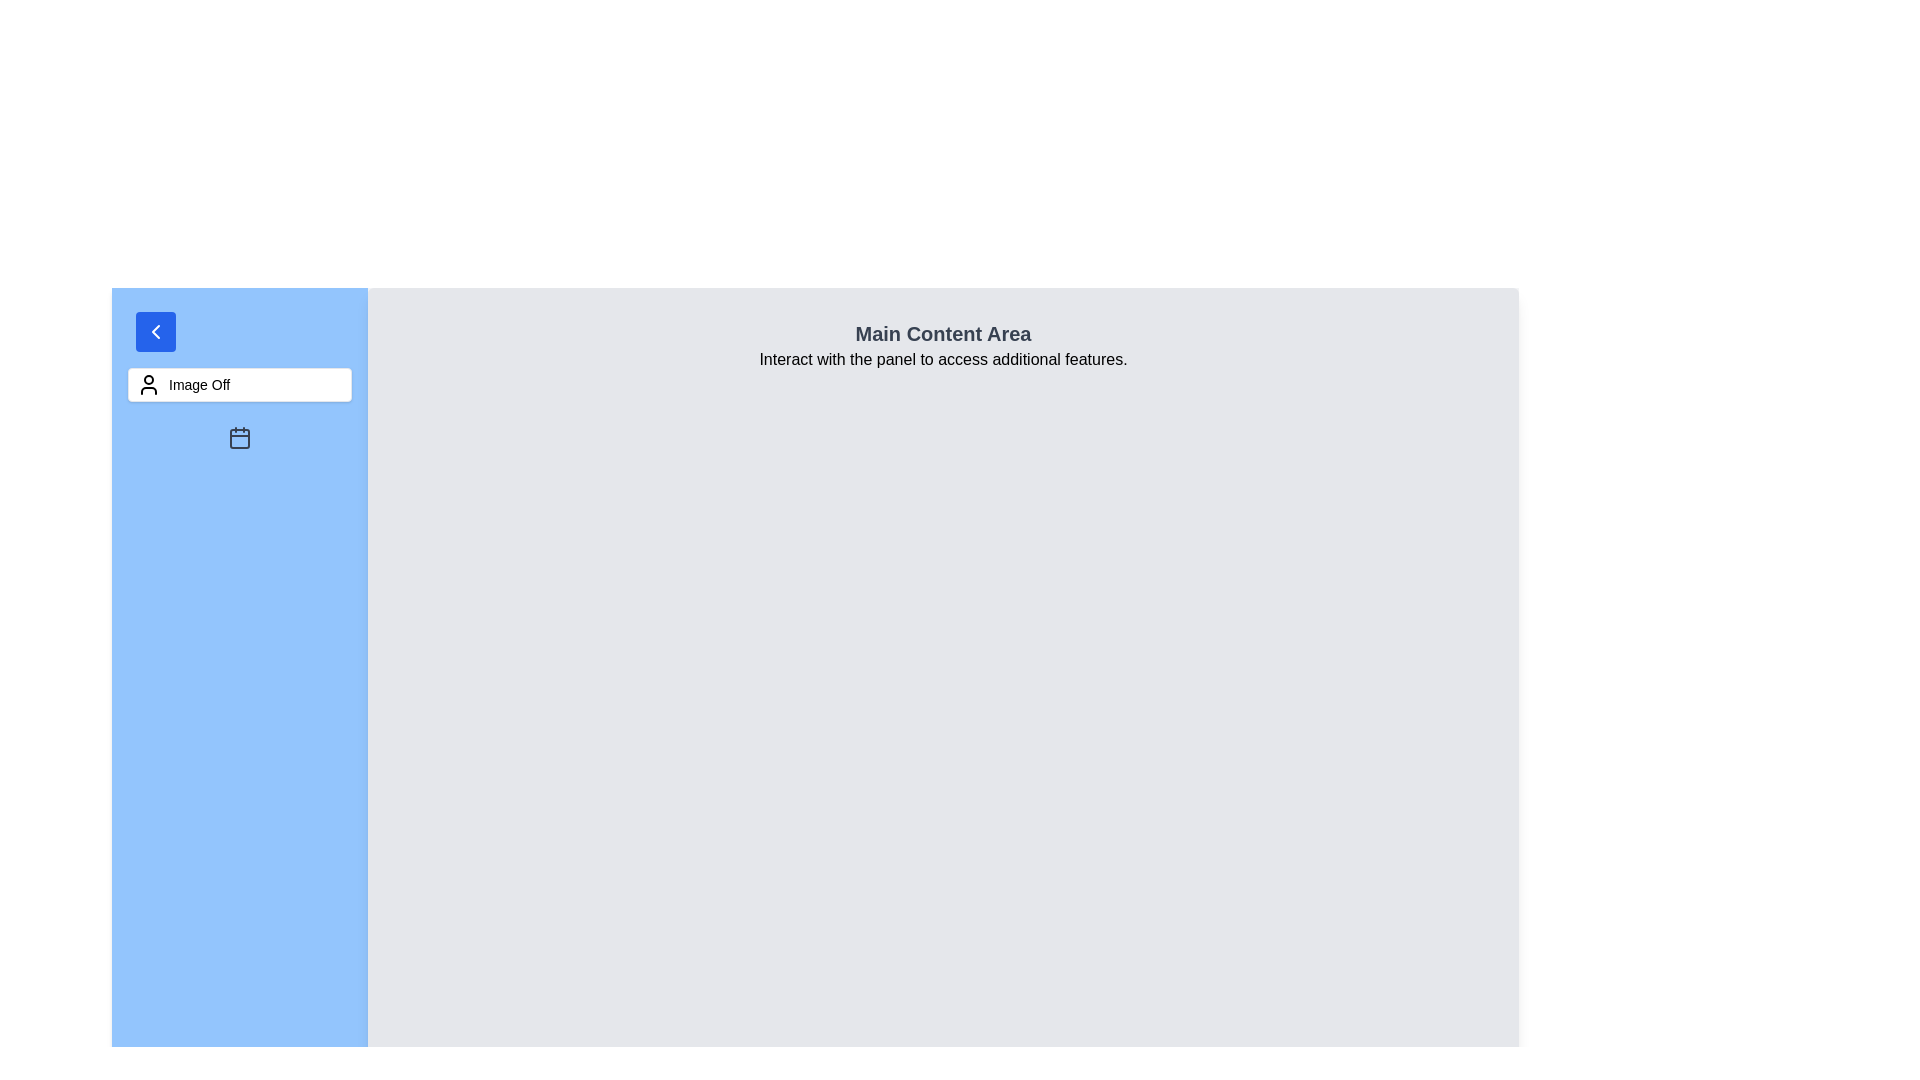 The height and width of the screenshot is (1080, 1920). I want to click on the navigational button located near the top-left corner of the blue sidebar panel, so click(155, 330).